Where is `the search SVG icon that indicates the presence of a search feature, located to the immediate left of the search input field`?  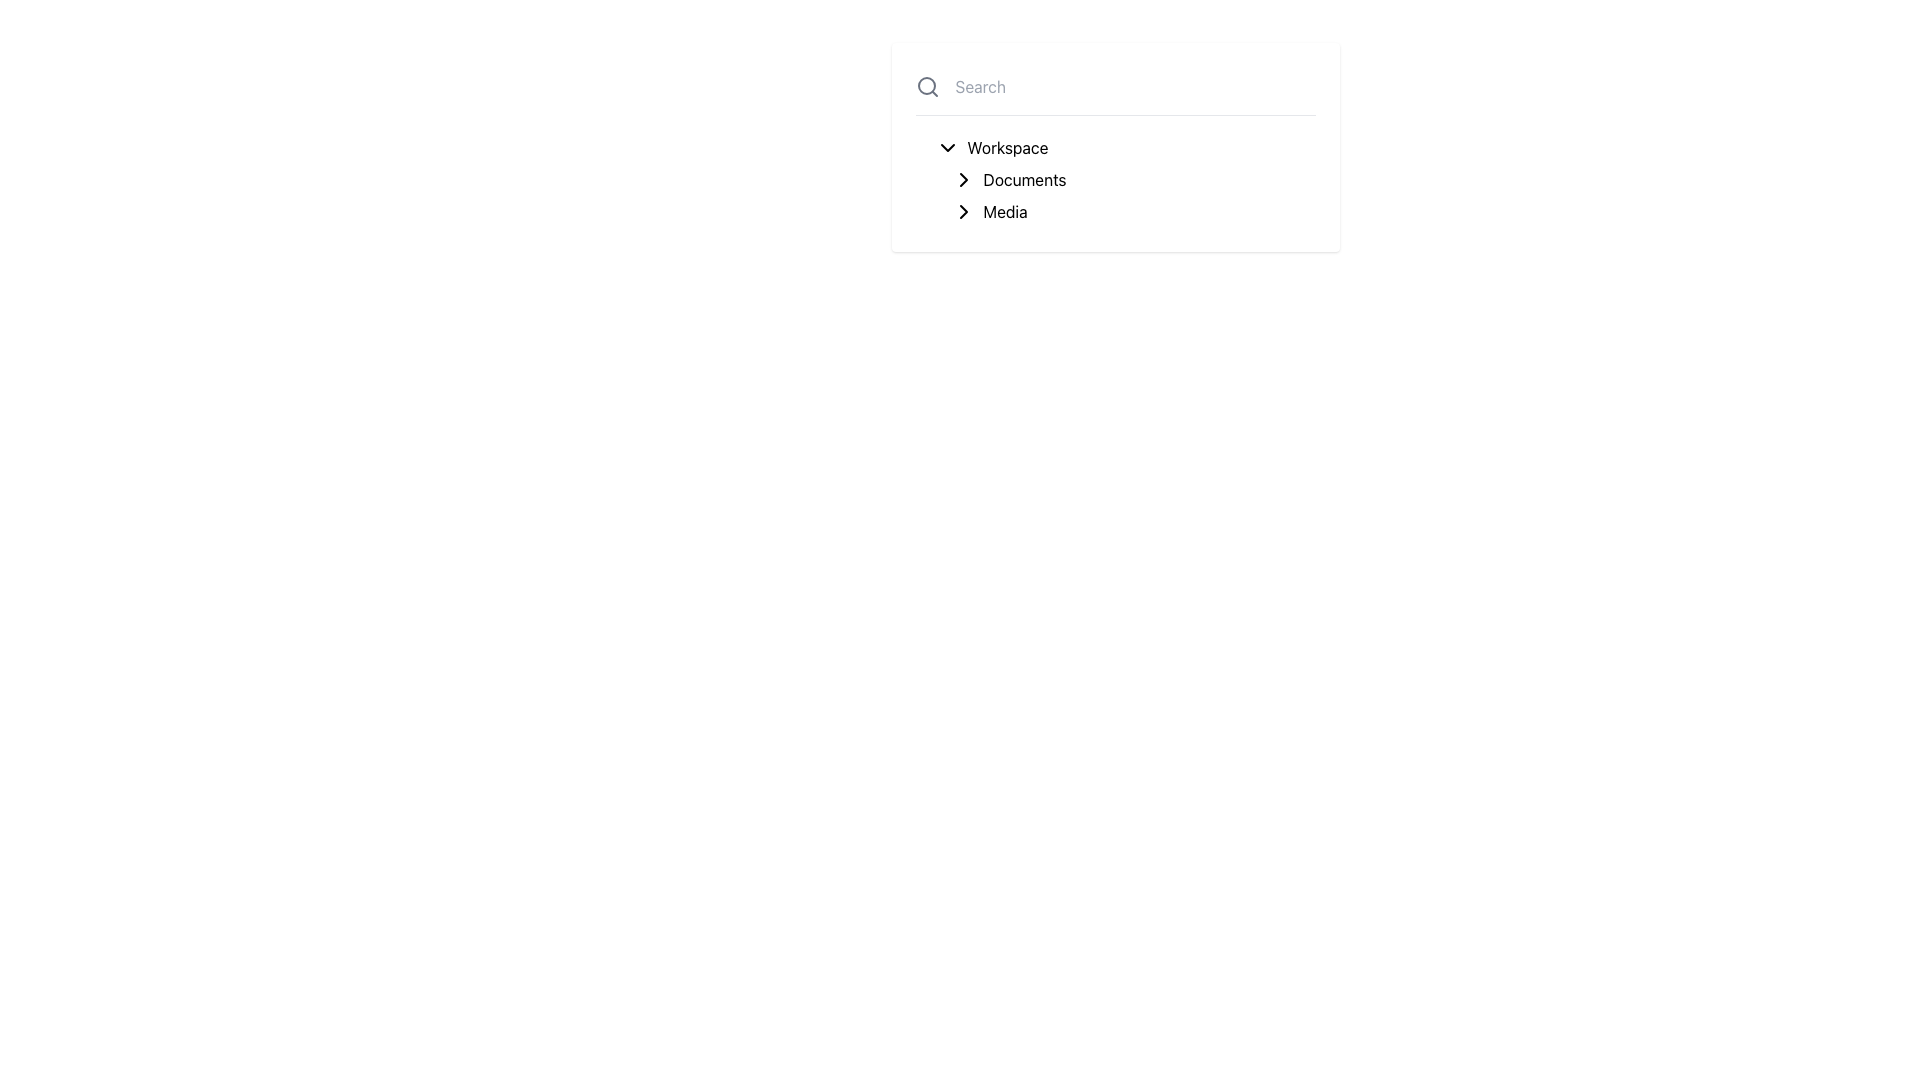 the search SVG icon that indicates the presence of a search feature, located to the immediate left of the search input field is located at coordinates (926, 86).